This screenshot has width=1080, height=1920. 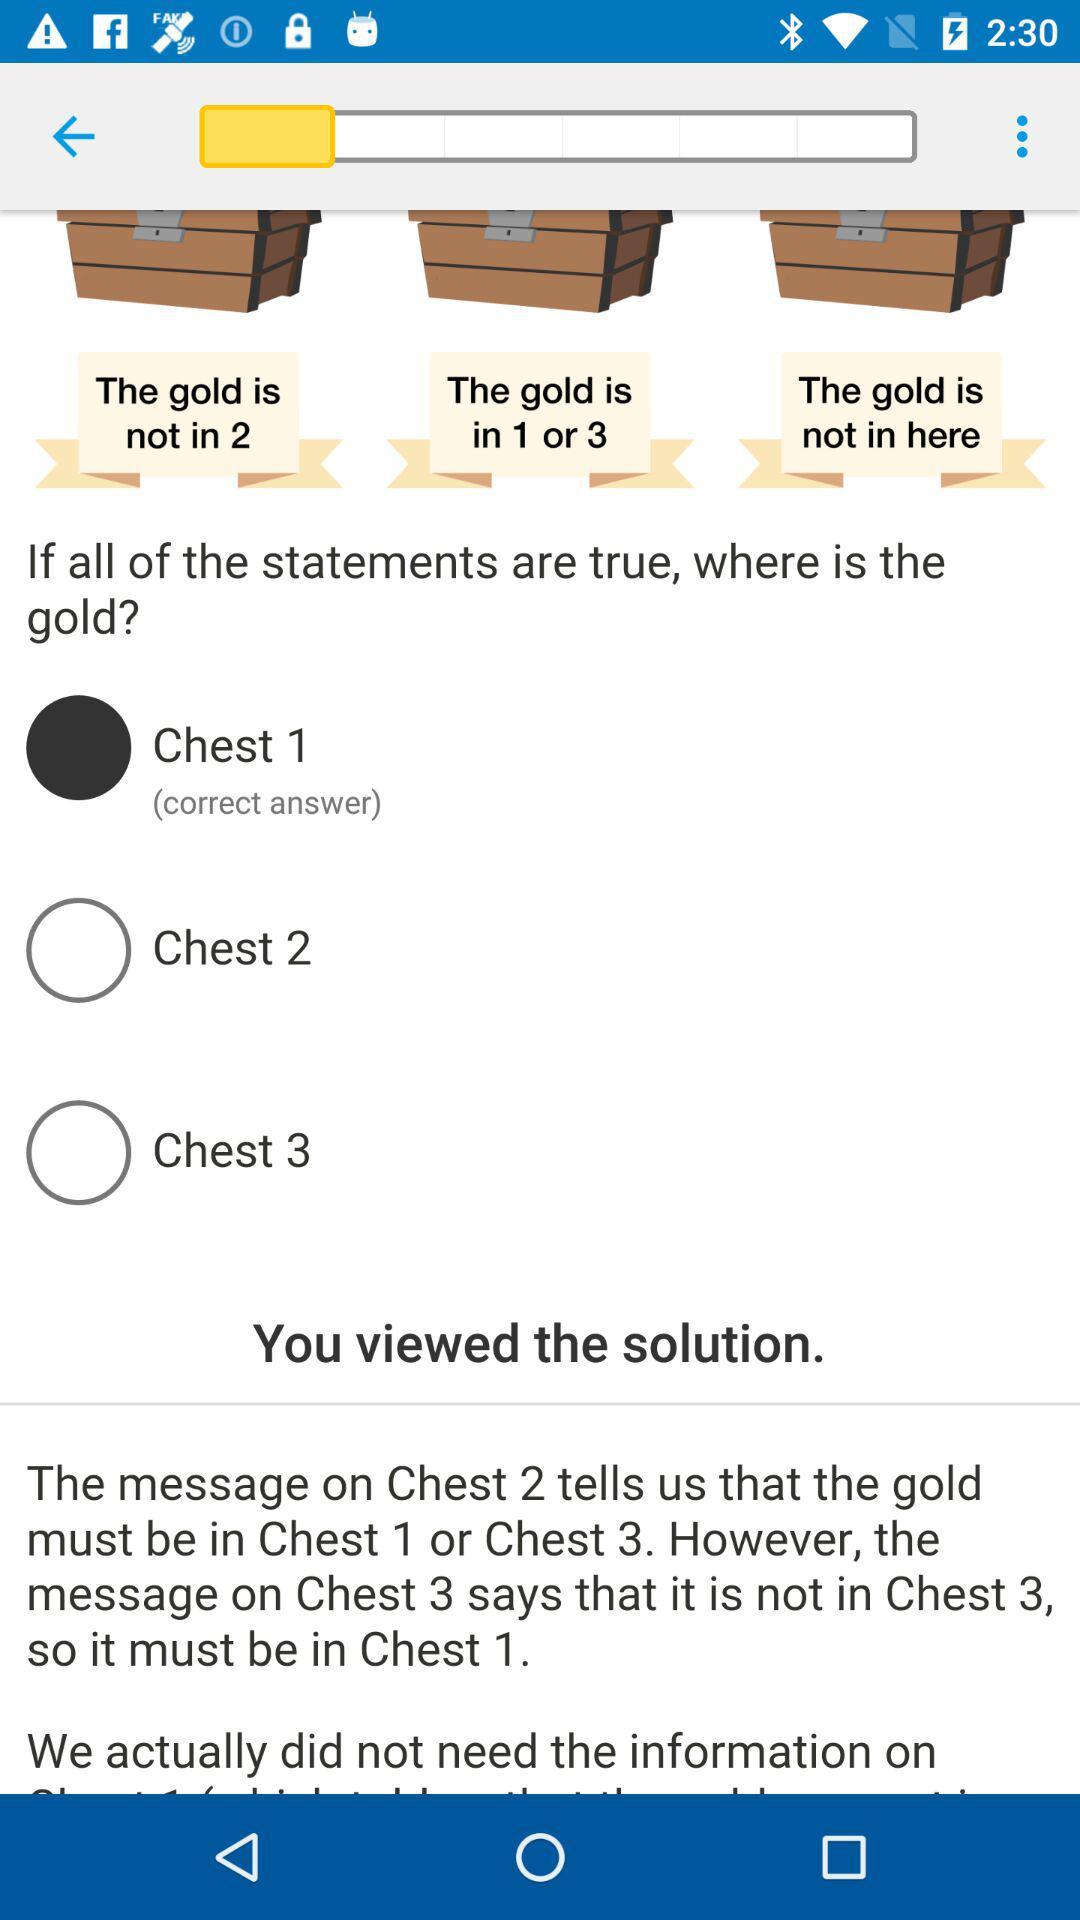 What do you see at coordinates (601, 746) in the screenshot?
I see `option button` at bounding box center [601, 746].